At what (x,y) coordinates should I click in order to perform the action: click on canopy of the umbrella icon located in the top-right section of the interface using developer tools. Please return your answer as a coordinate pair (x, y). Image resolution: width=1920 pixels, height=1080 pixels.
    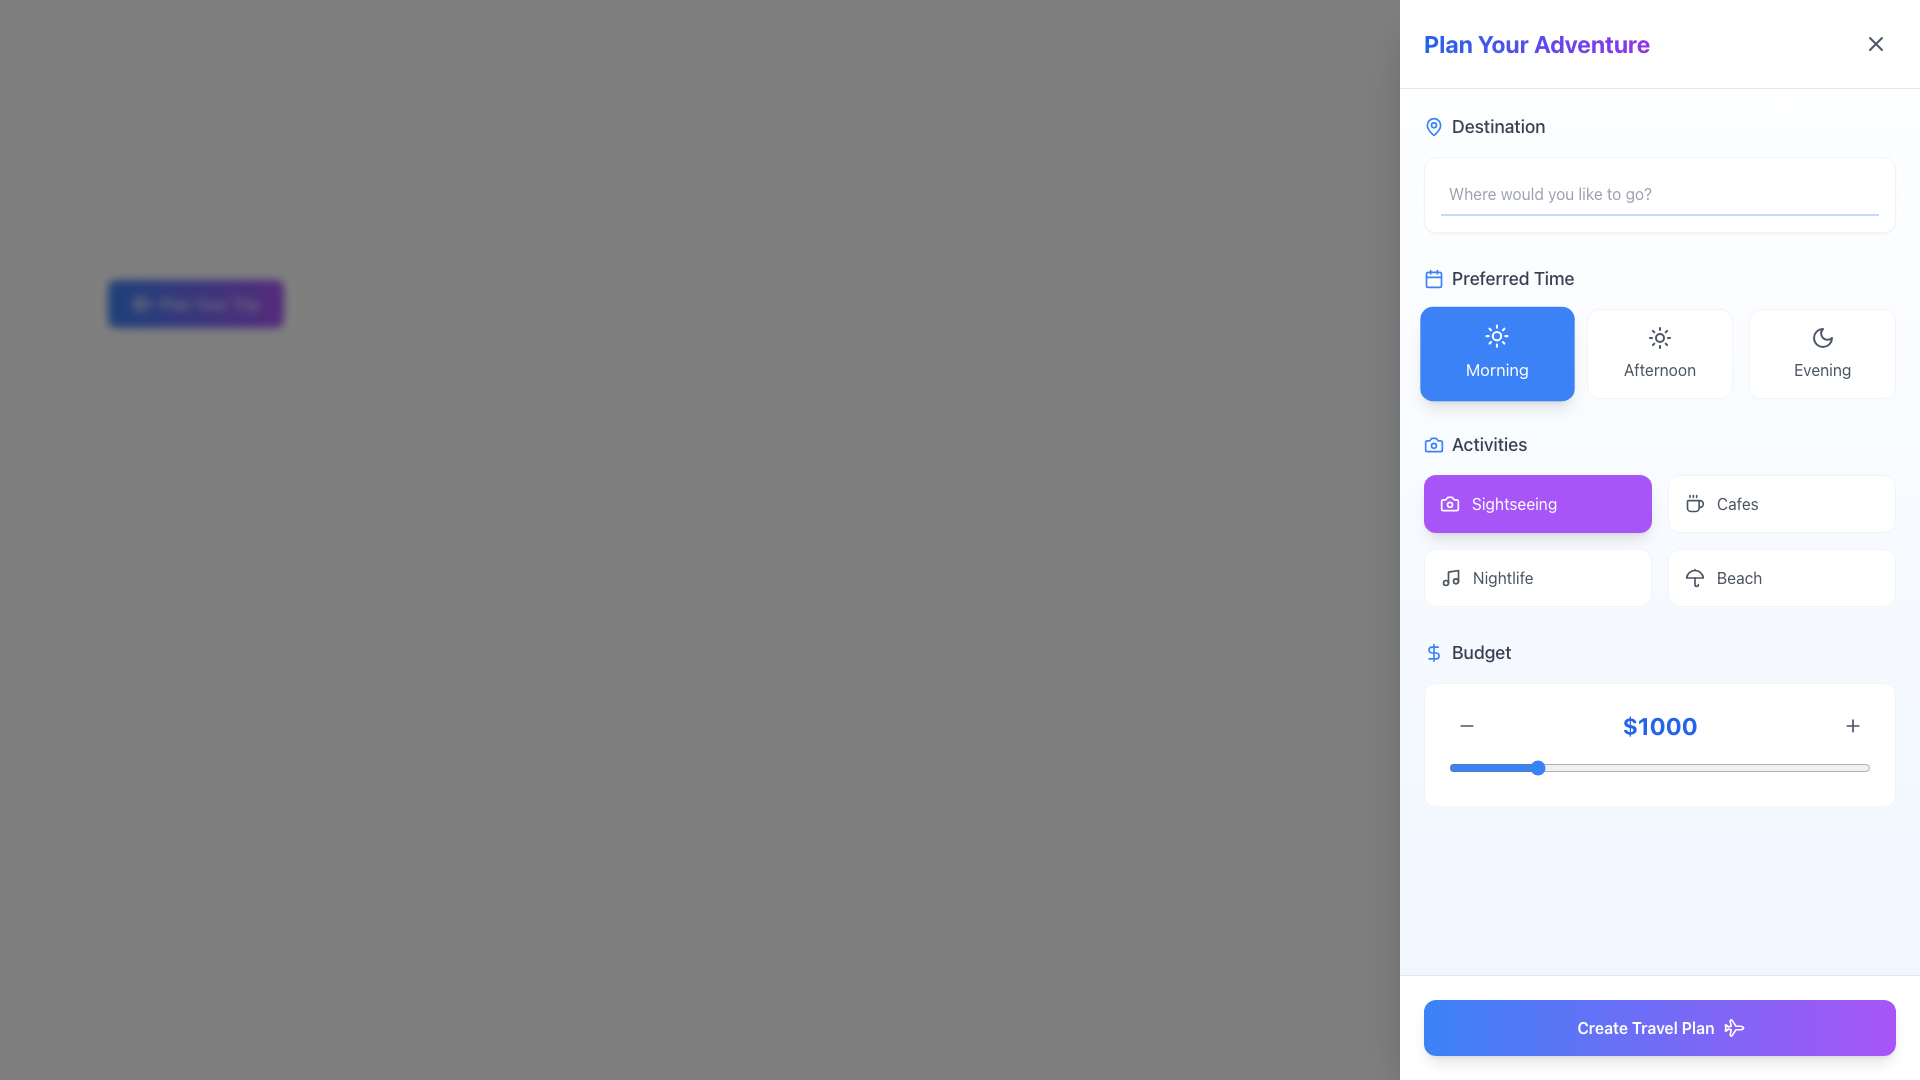
    Looking at the image, I should click on (1693, 574).